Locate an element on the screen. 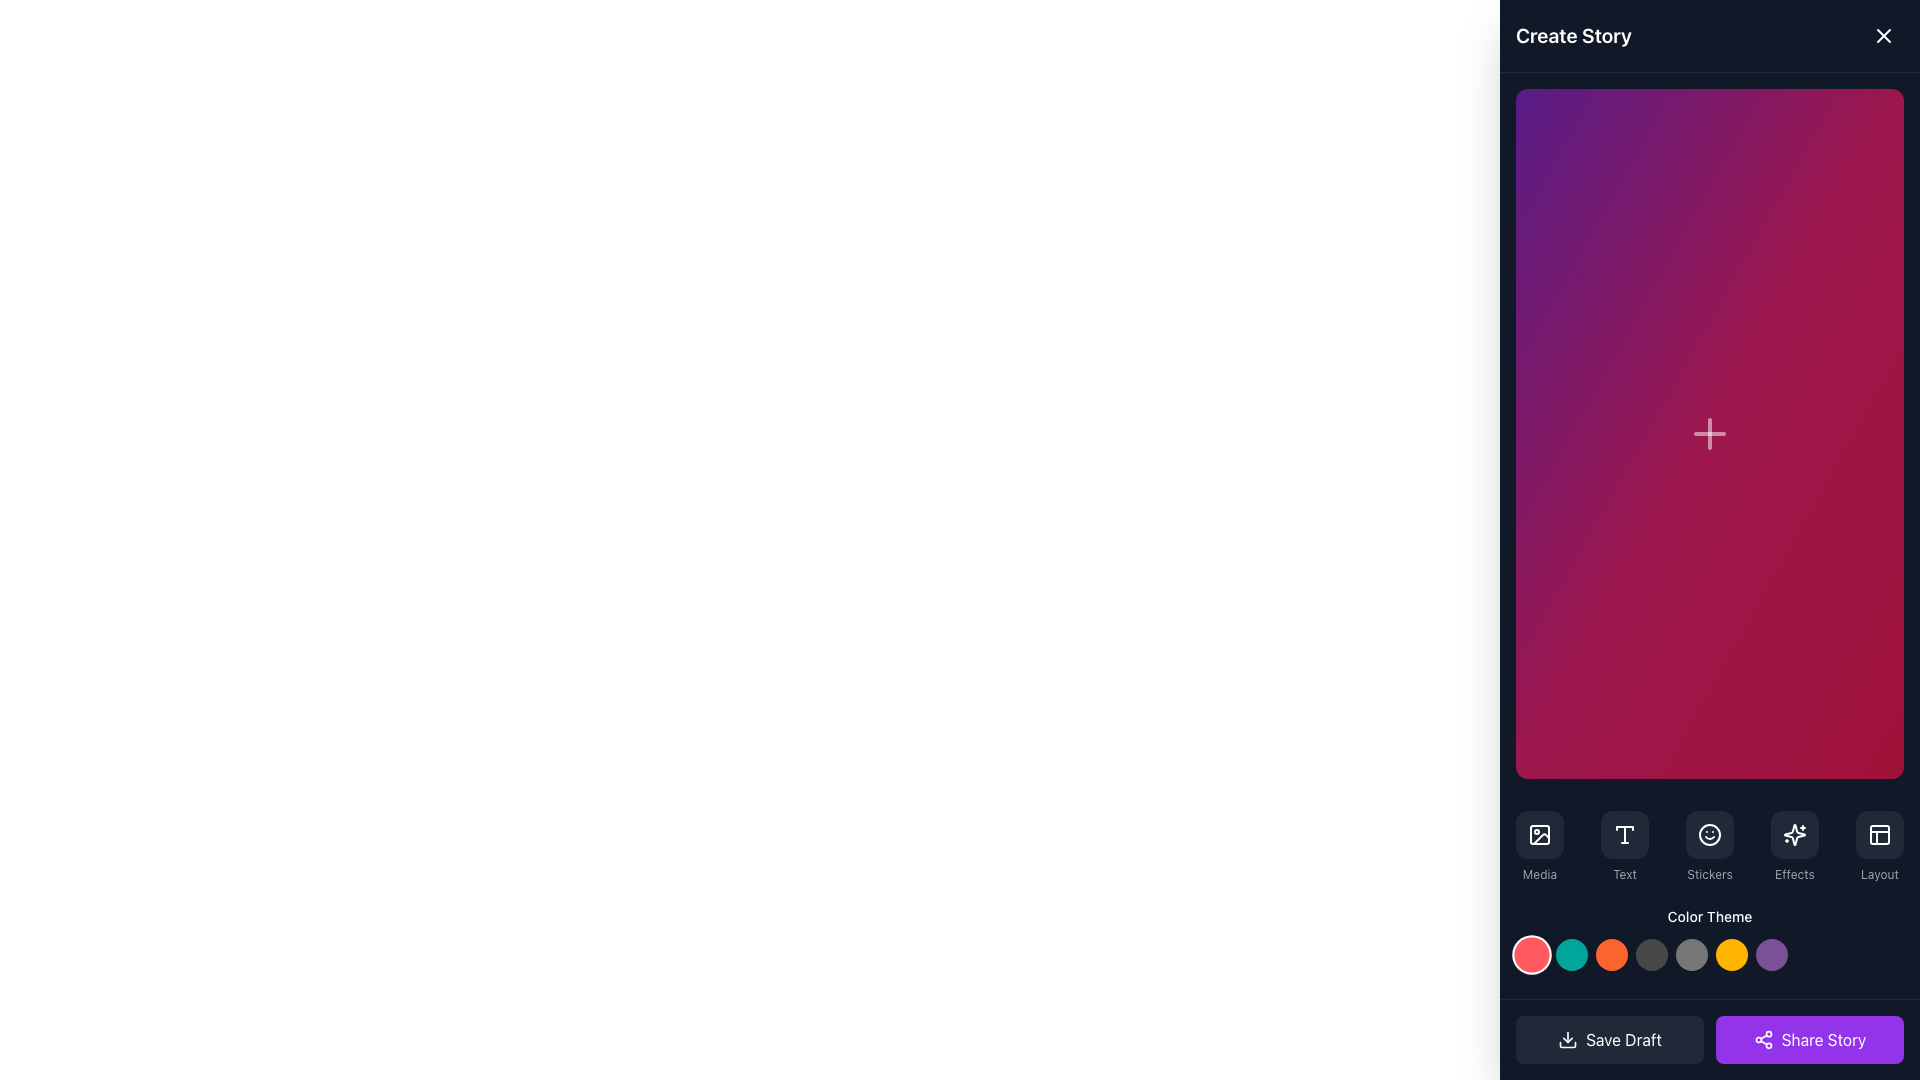  the text label located beneath the sparkles icon in the bottom toolbar of the interface, which serves as a clarification for the feature represented by that icon is located at coordinates (1795, 873).